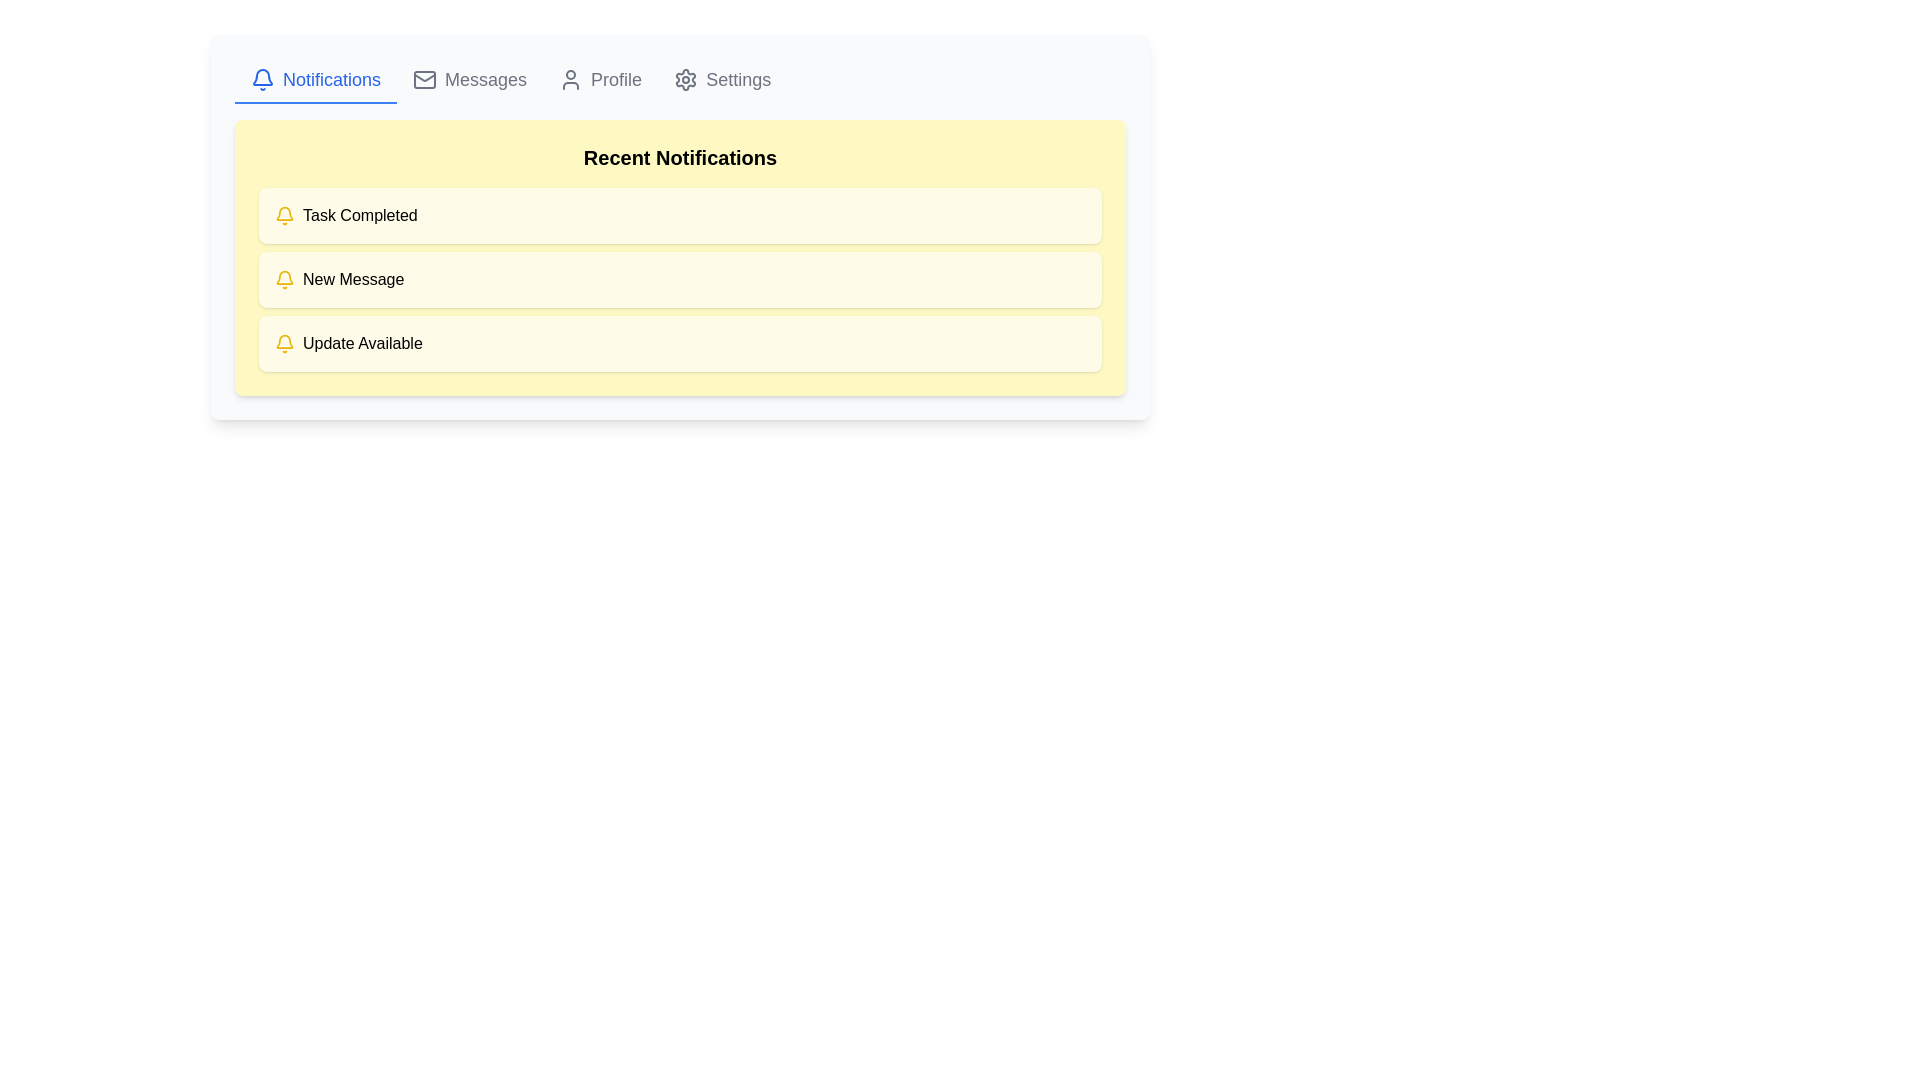 This screenshot has height=1080, width=1920. I want to click on the bell icon that symbolizes a notification, which is yellow and located on the left side of the 'Task Completed' text in the notification list, so click(283, 216).